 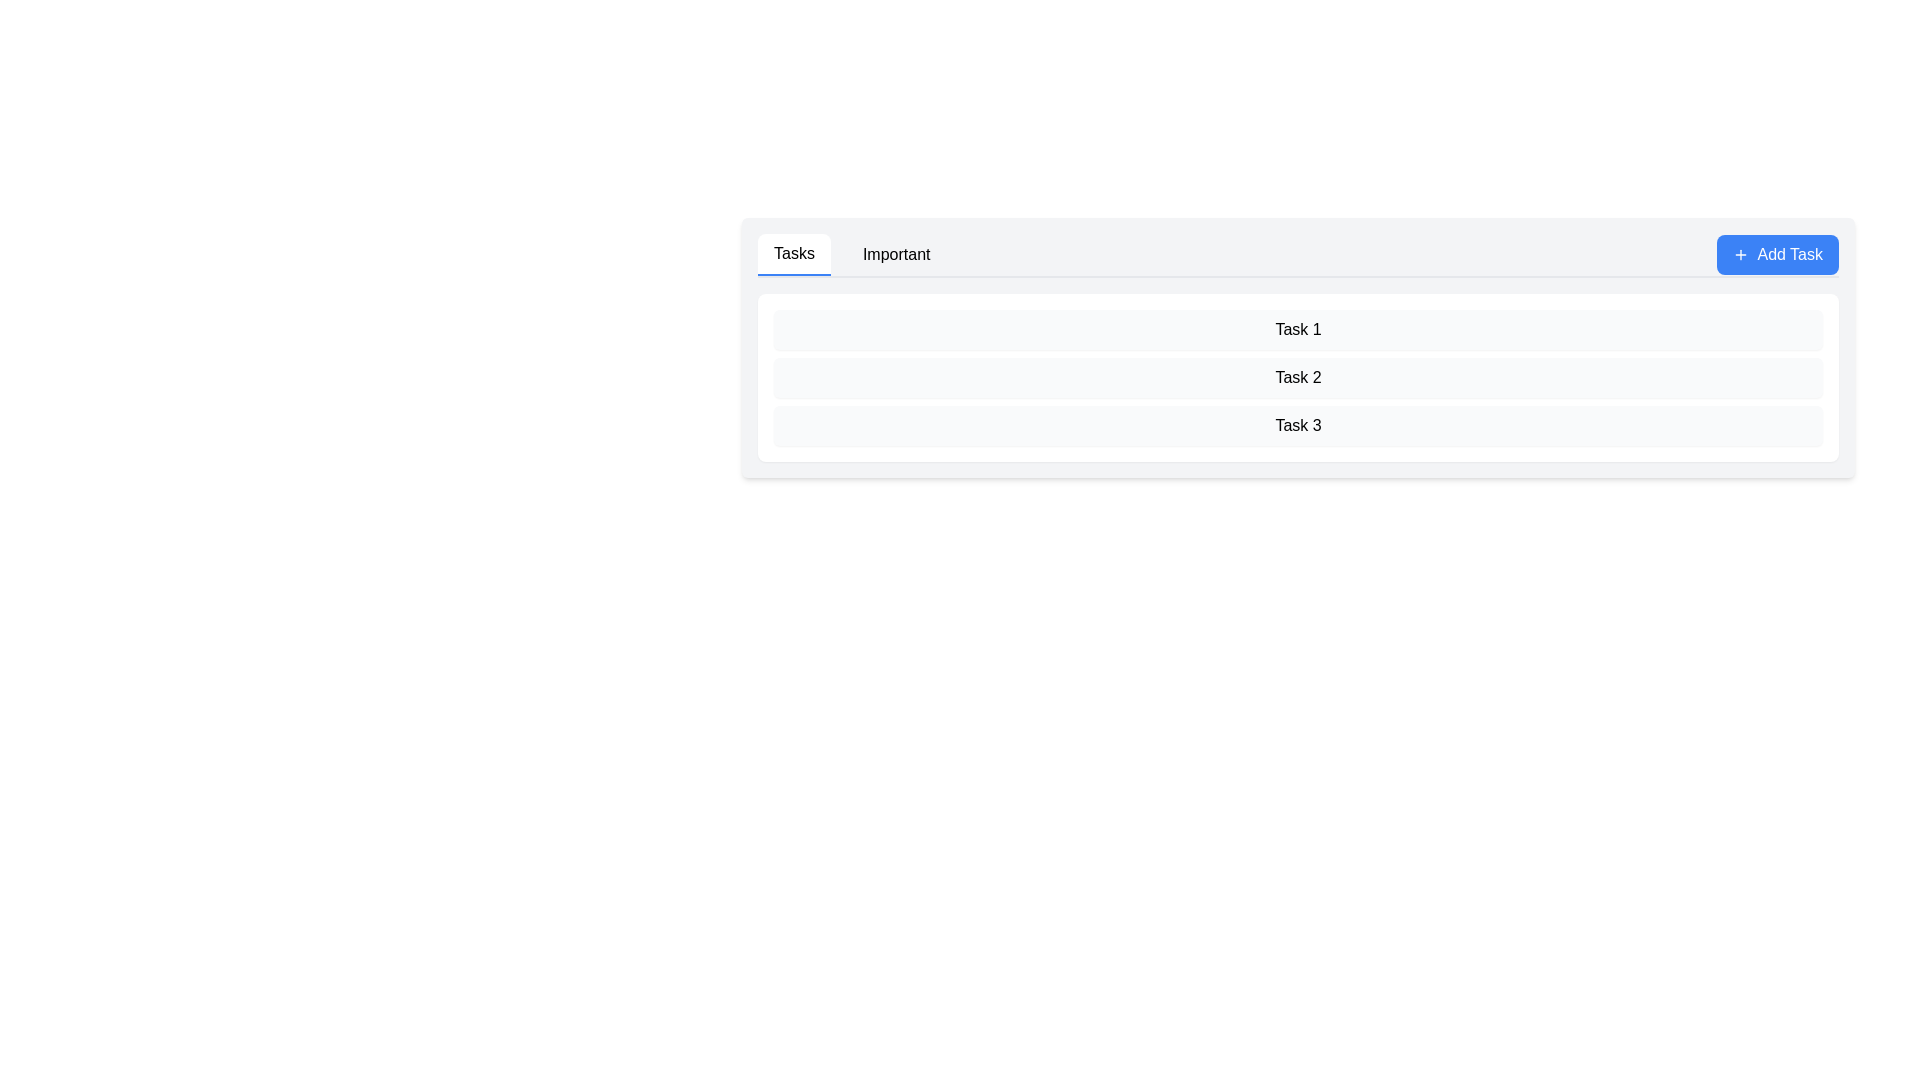 I want to click on the 'Add Task' button, so click(x=1778, y=253).